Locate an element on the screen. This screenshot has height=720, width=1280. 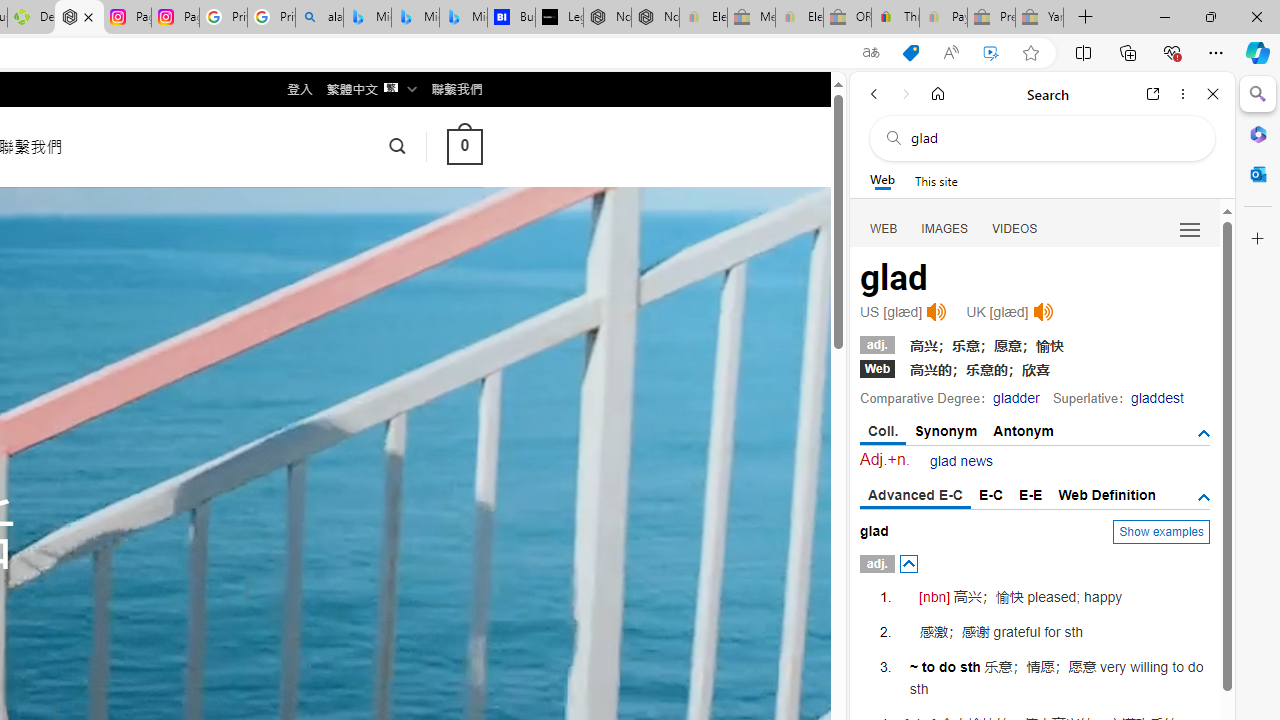
'Press Room - eBay Inc. - Sleeping' is located at coordinates (991, 17).